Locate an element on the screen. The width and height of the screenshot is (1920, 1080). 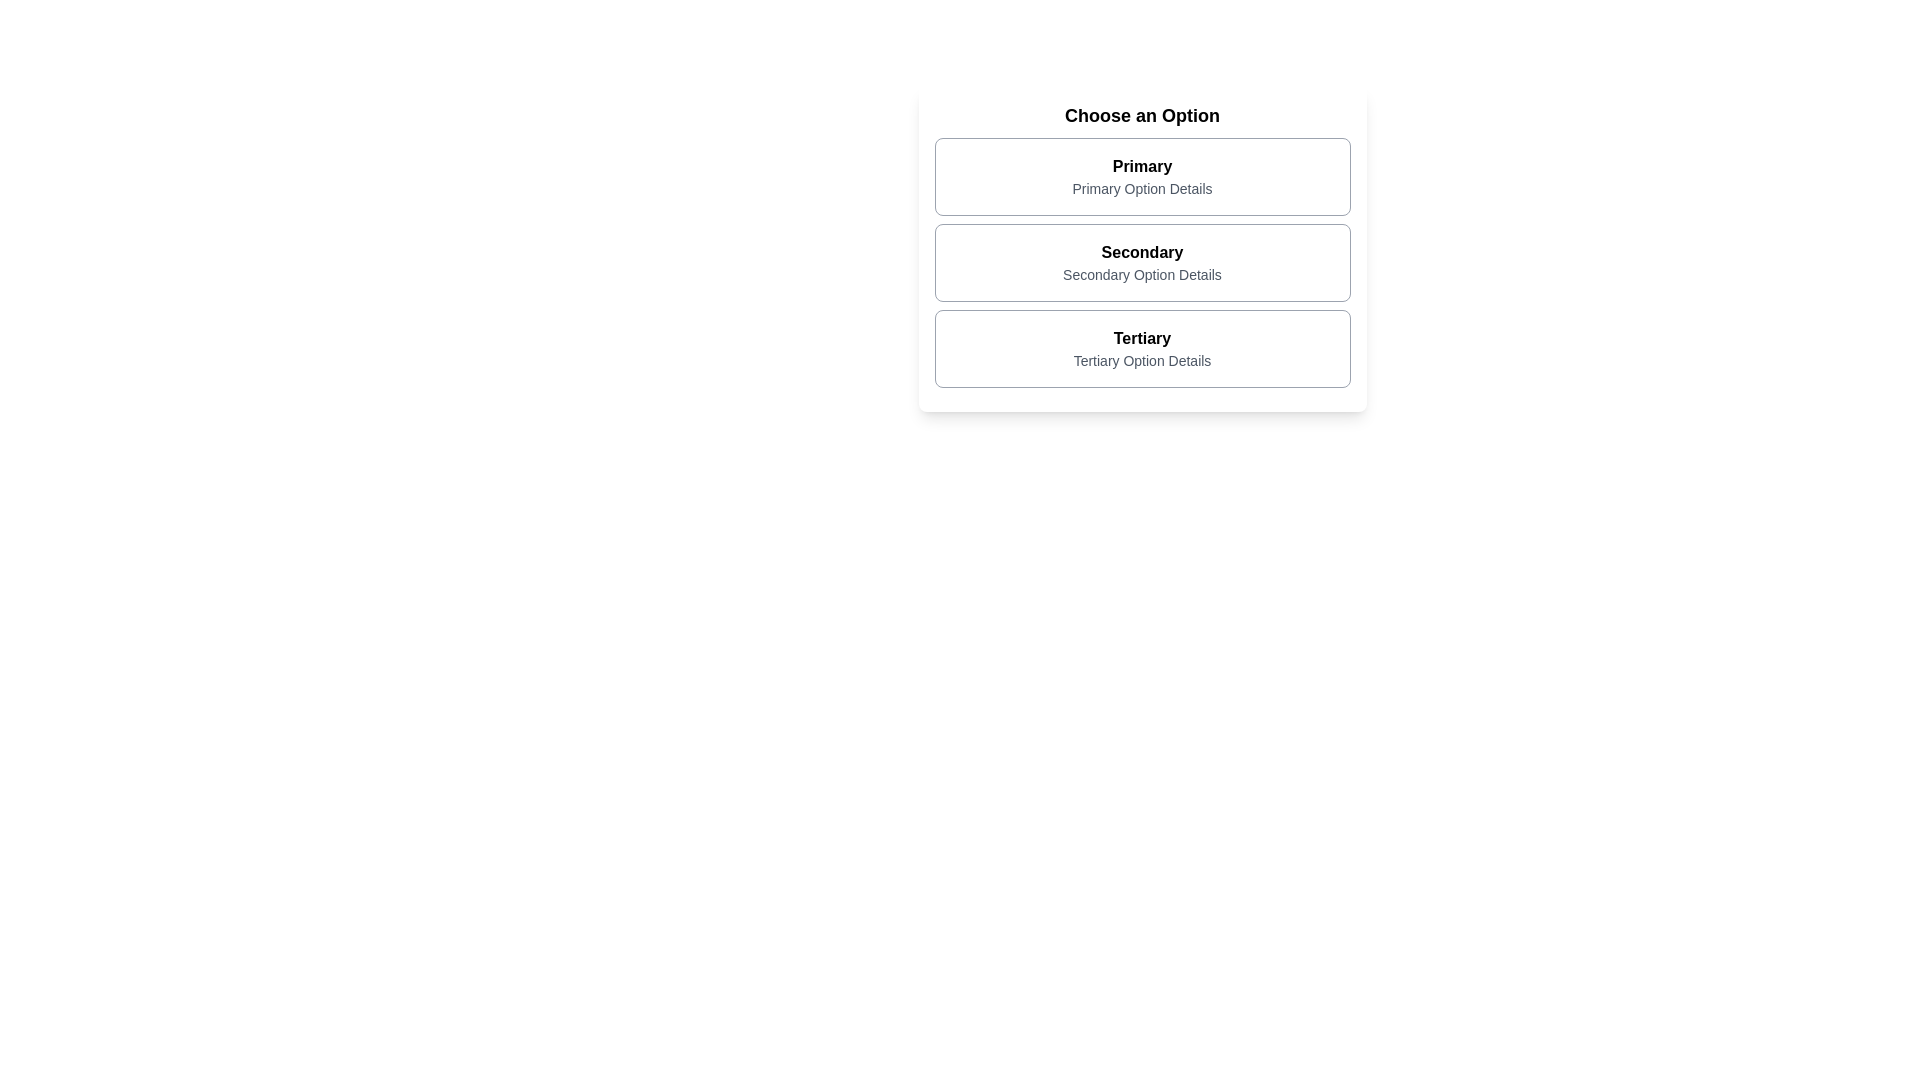
the main label of the second option in the selection interface to interact with it is located at coordinates (1142, 252).